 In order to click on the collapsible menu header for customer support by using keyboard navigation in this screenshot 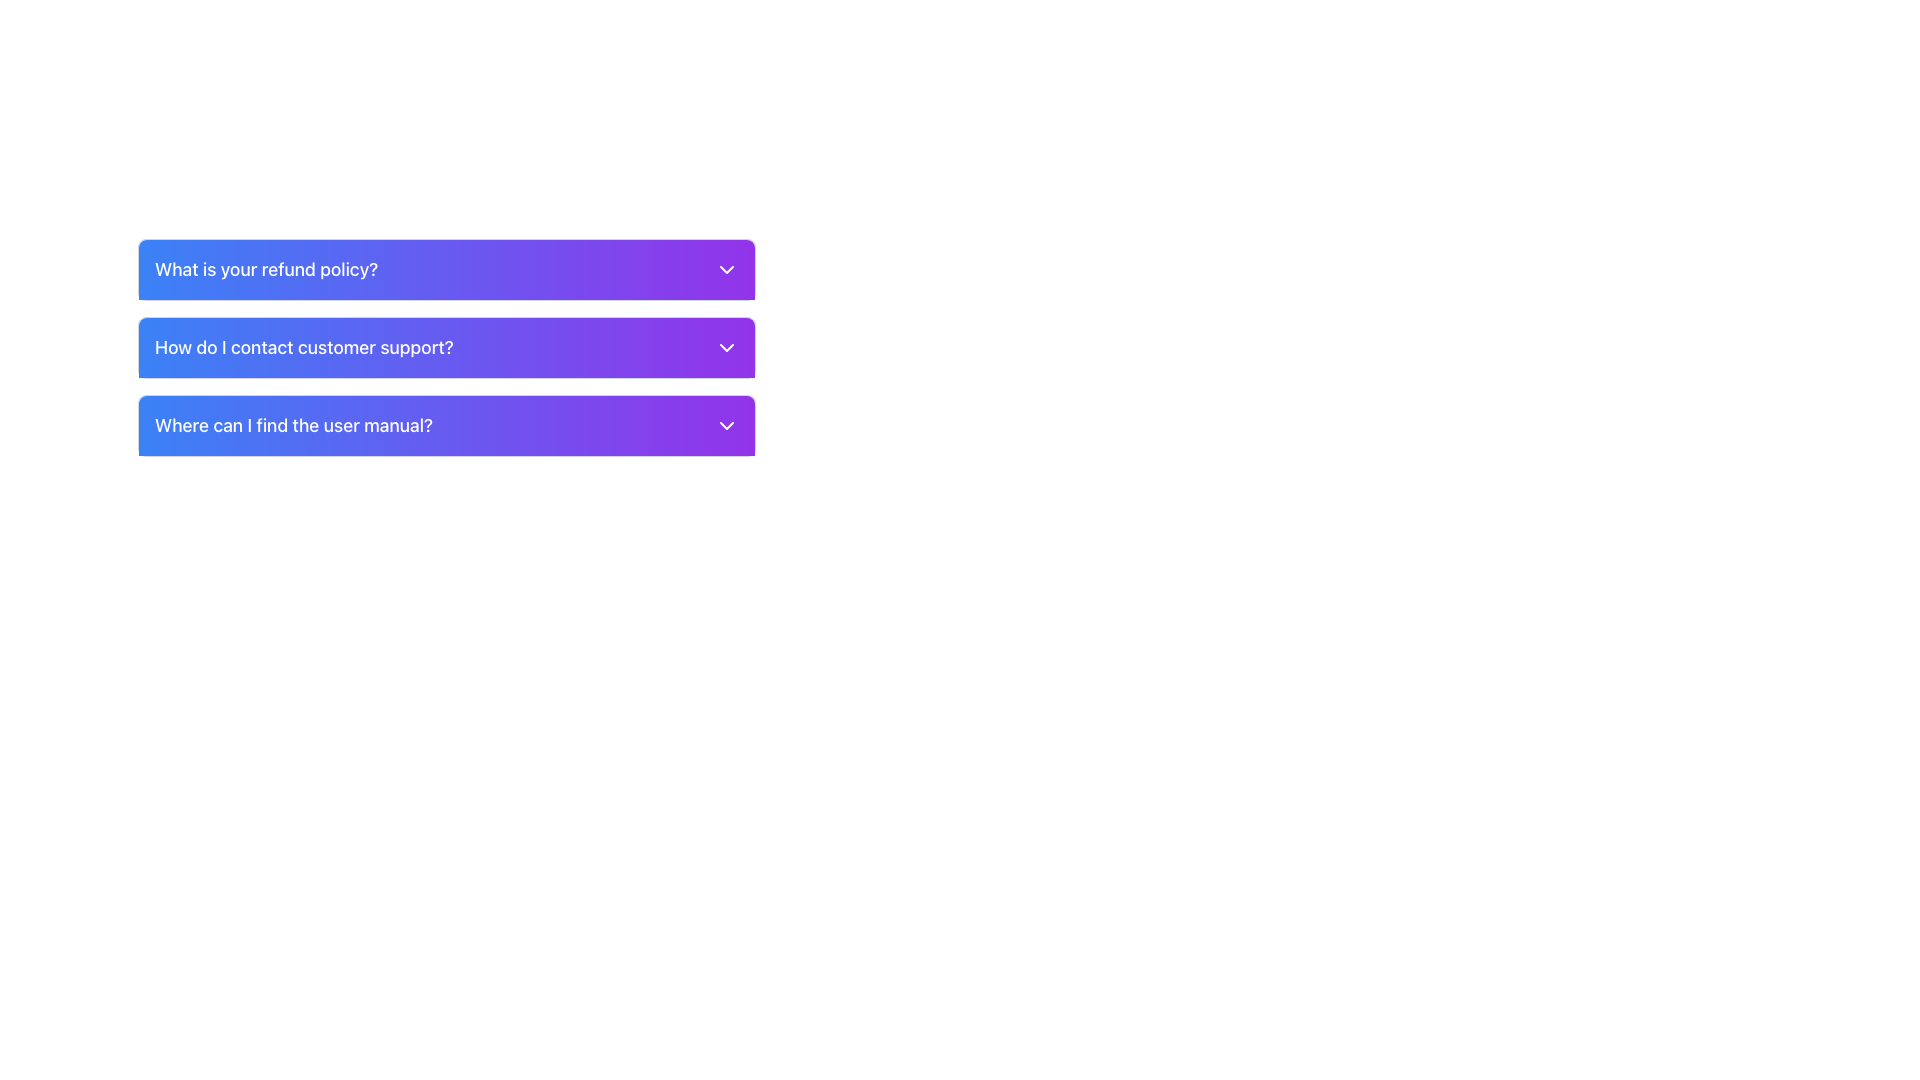, I will do `click(445, 346)`.